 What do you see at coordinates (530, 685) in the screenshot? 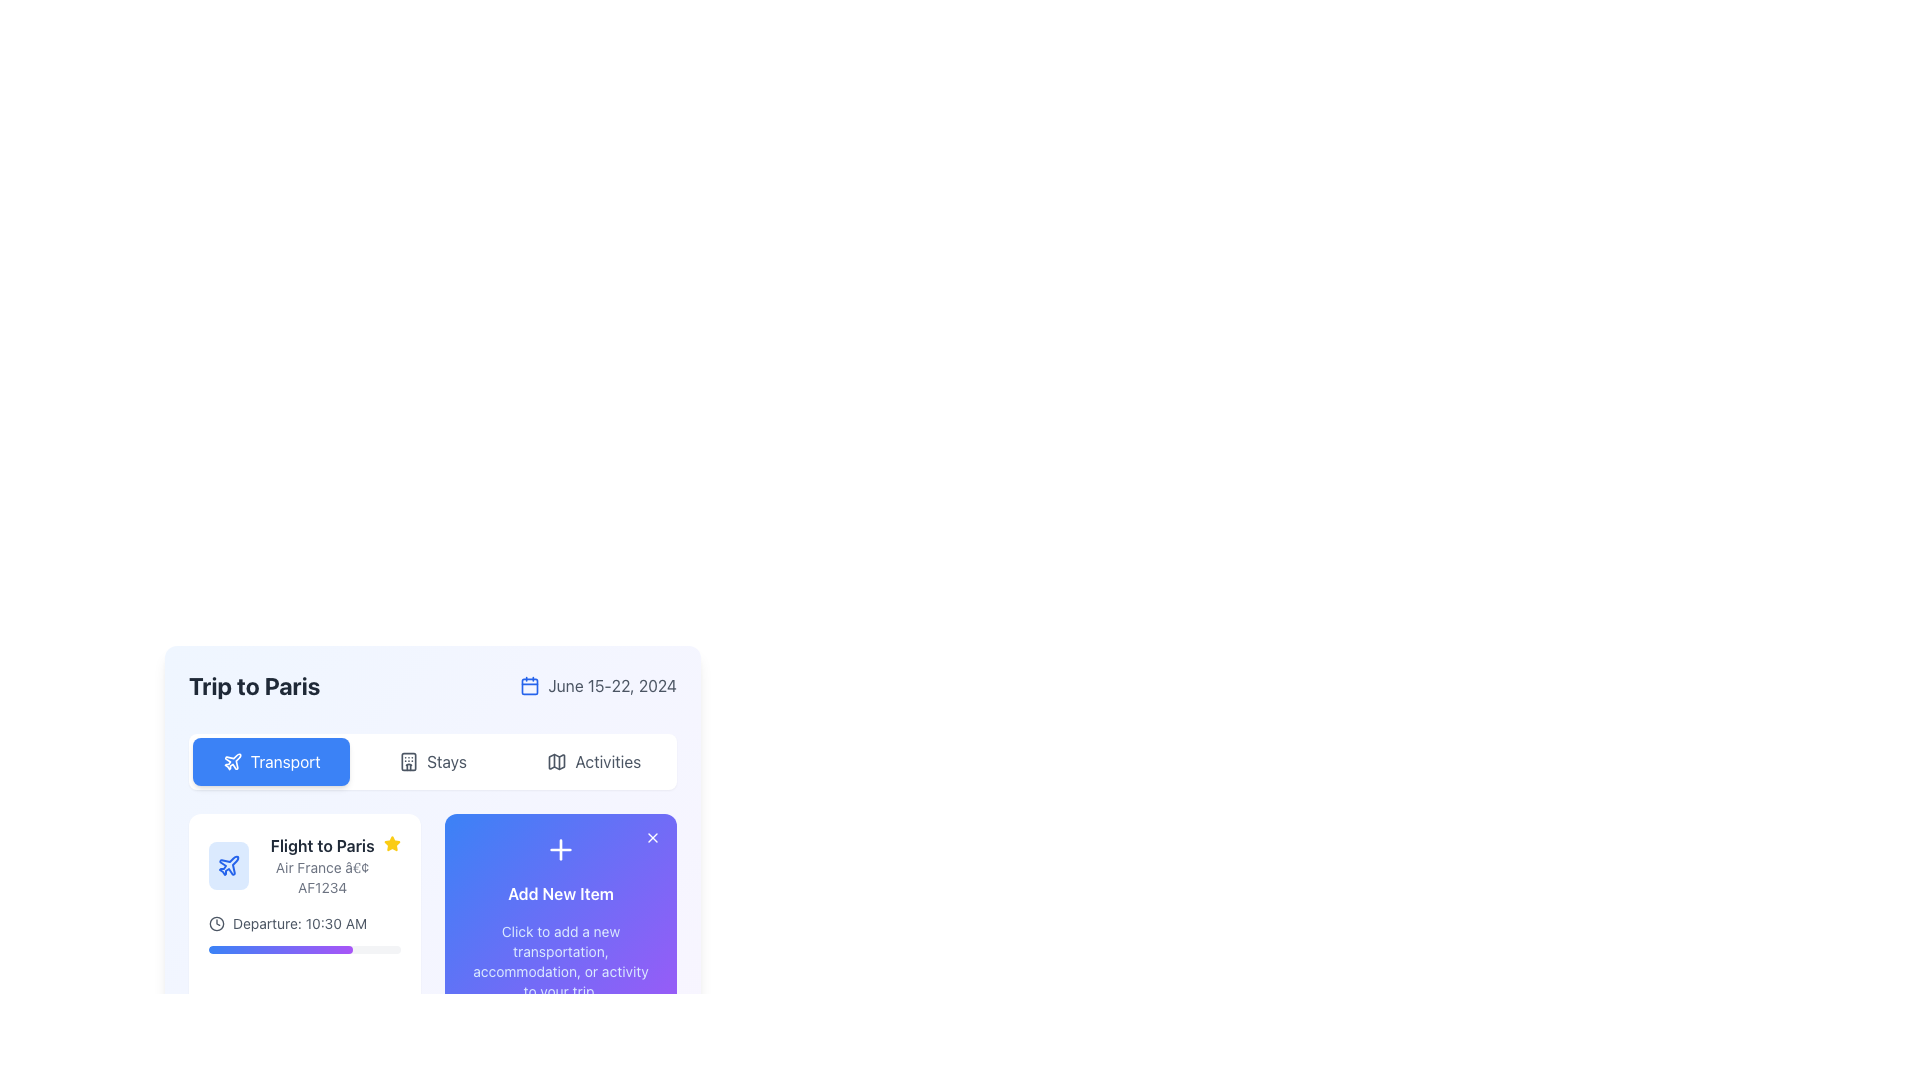
I see `properties of the rectangular background component within the calendar icon, which serves as the base for the visual elements` at bounding box center [530, 685].